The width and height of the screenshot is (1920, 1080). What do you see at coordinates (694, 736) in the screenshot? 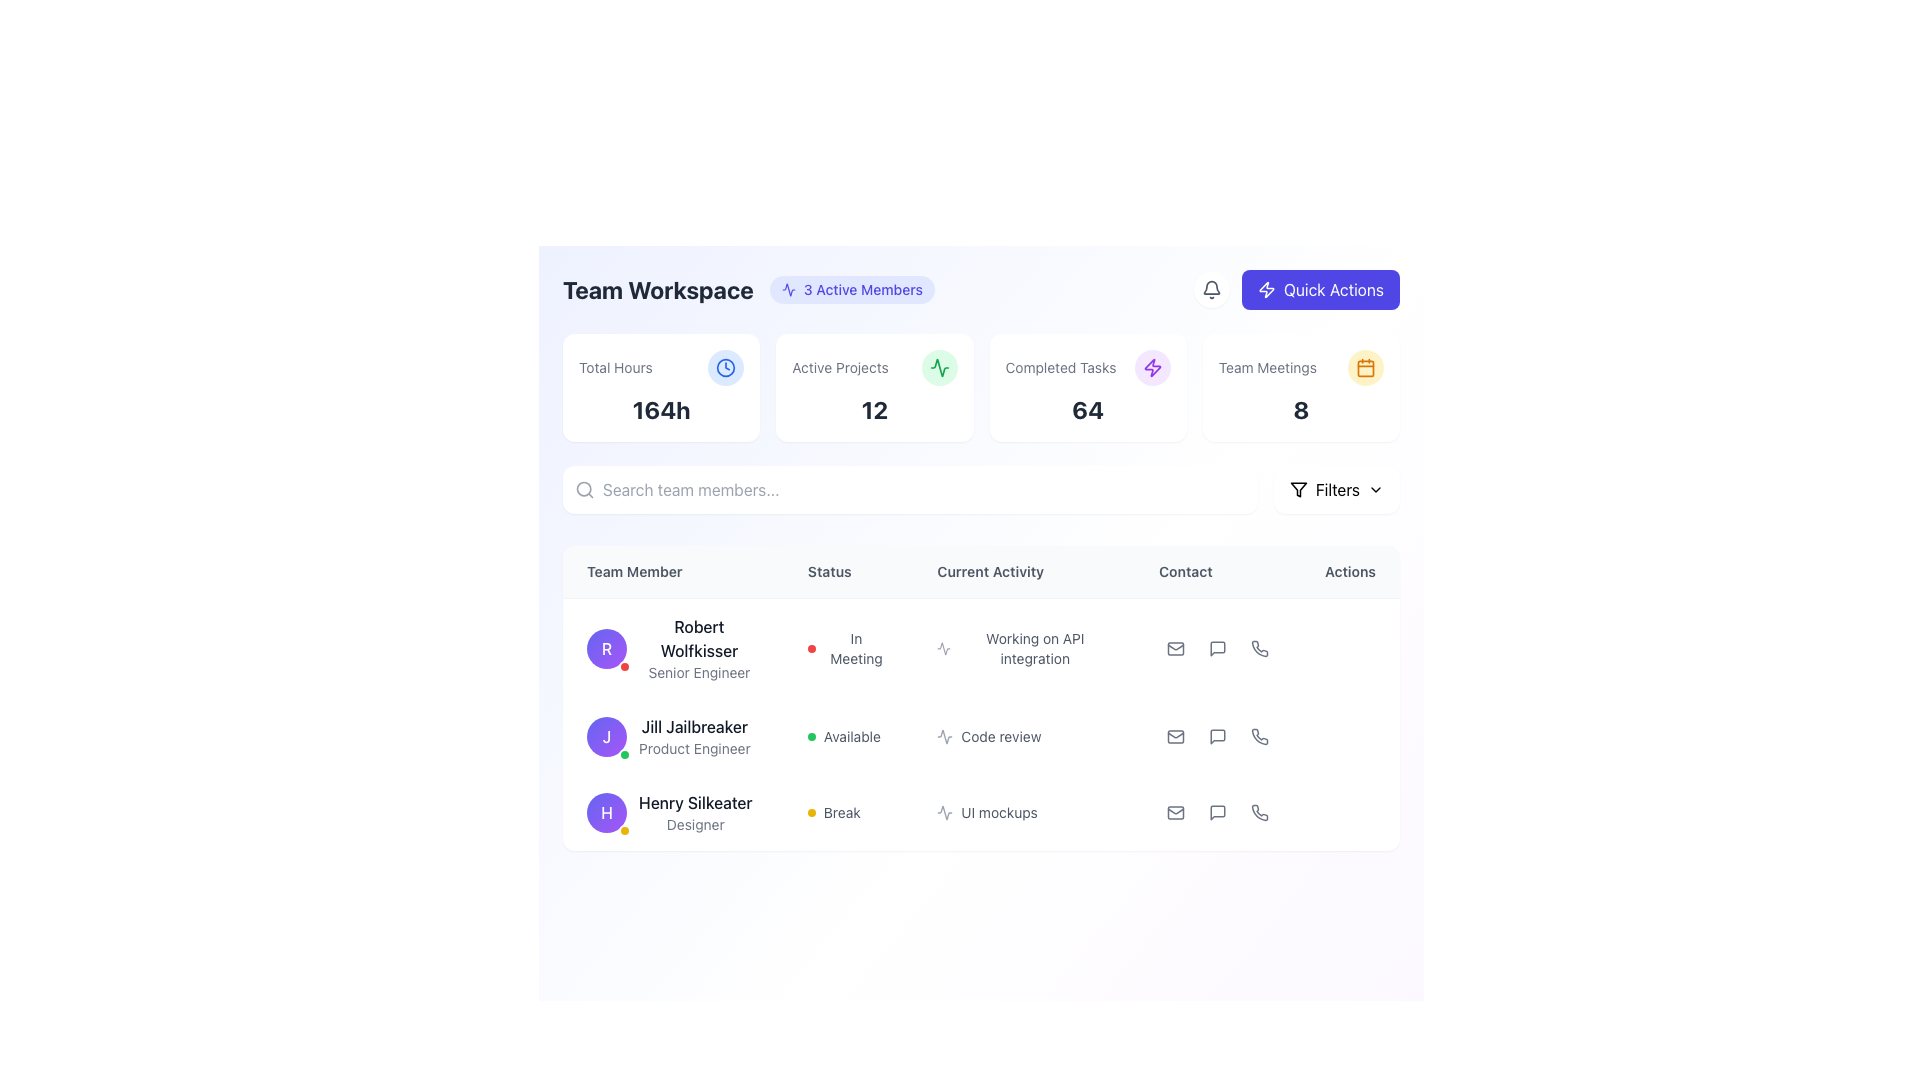
I see `name 'Jill Jailbreaker' and role 'Product Engineer' displayed in bold and lighter text respectively in the second Text Label of the 'Team Member' category` at bounding box center [694, 736].